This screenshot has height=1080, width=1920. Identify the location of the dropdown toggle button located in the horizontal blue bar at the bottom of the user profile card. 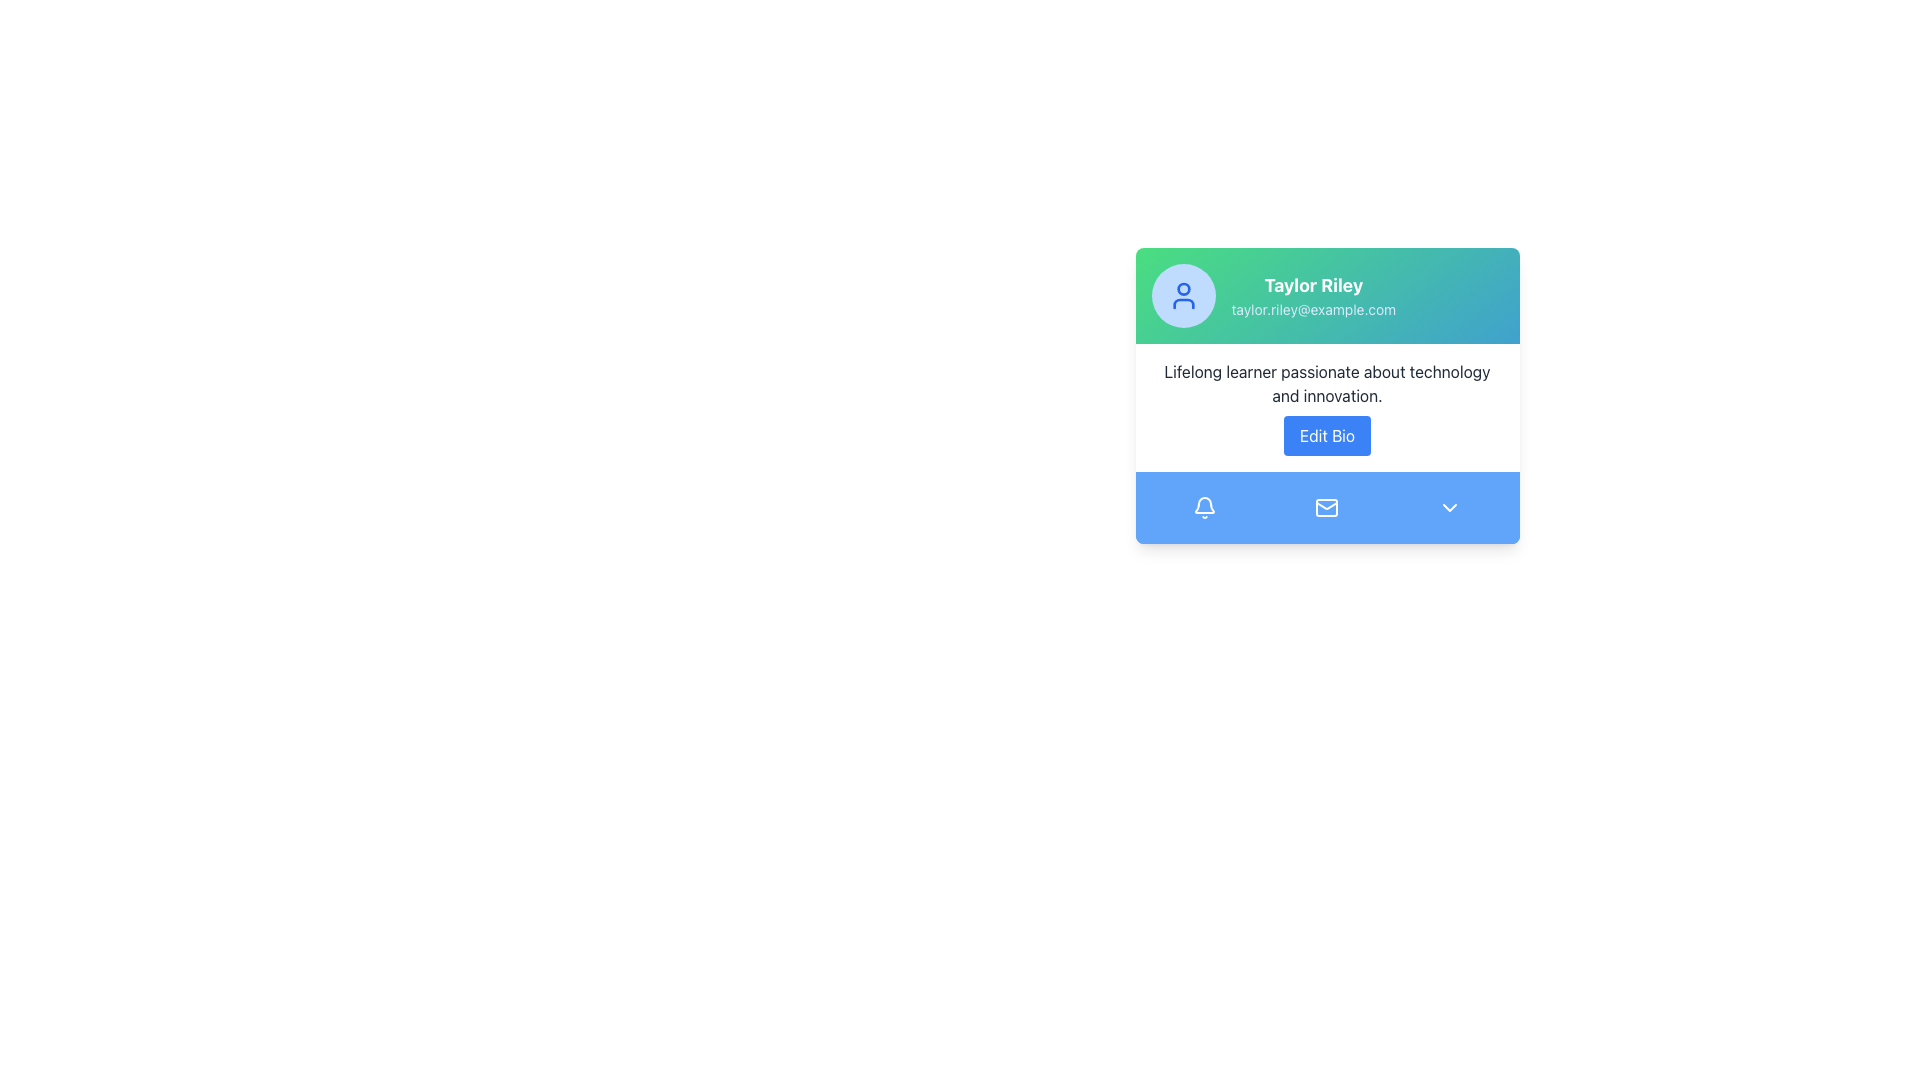
(1449, 507).